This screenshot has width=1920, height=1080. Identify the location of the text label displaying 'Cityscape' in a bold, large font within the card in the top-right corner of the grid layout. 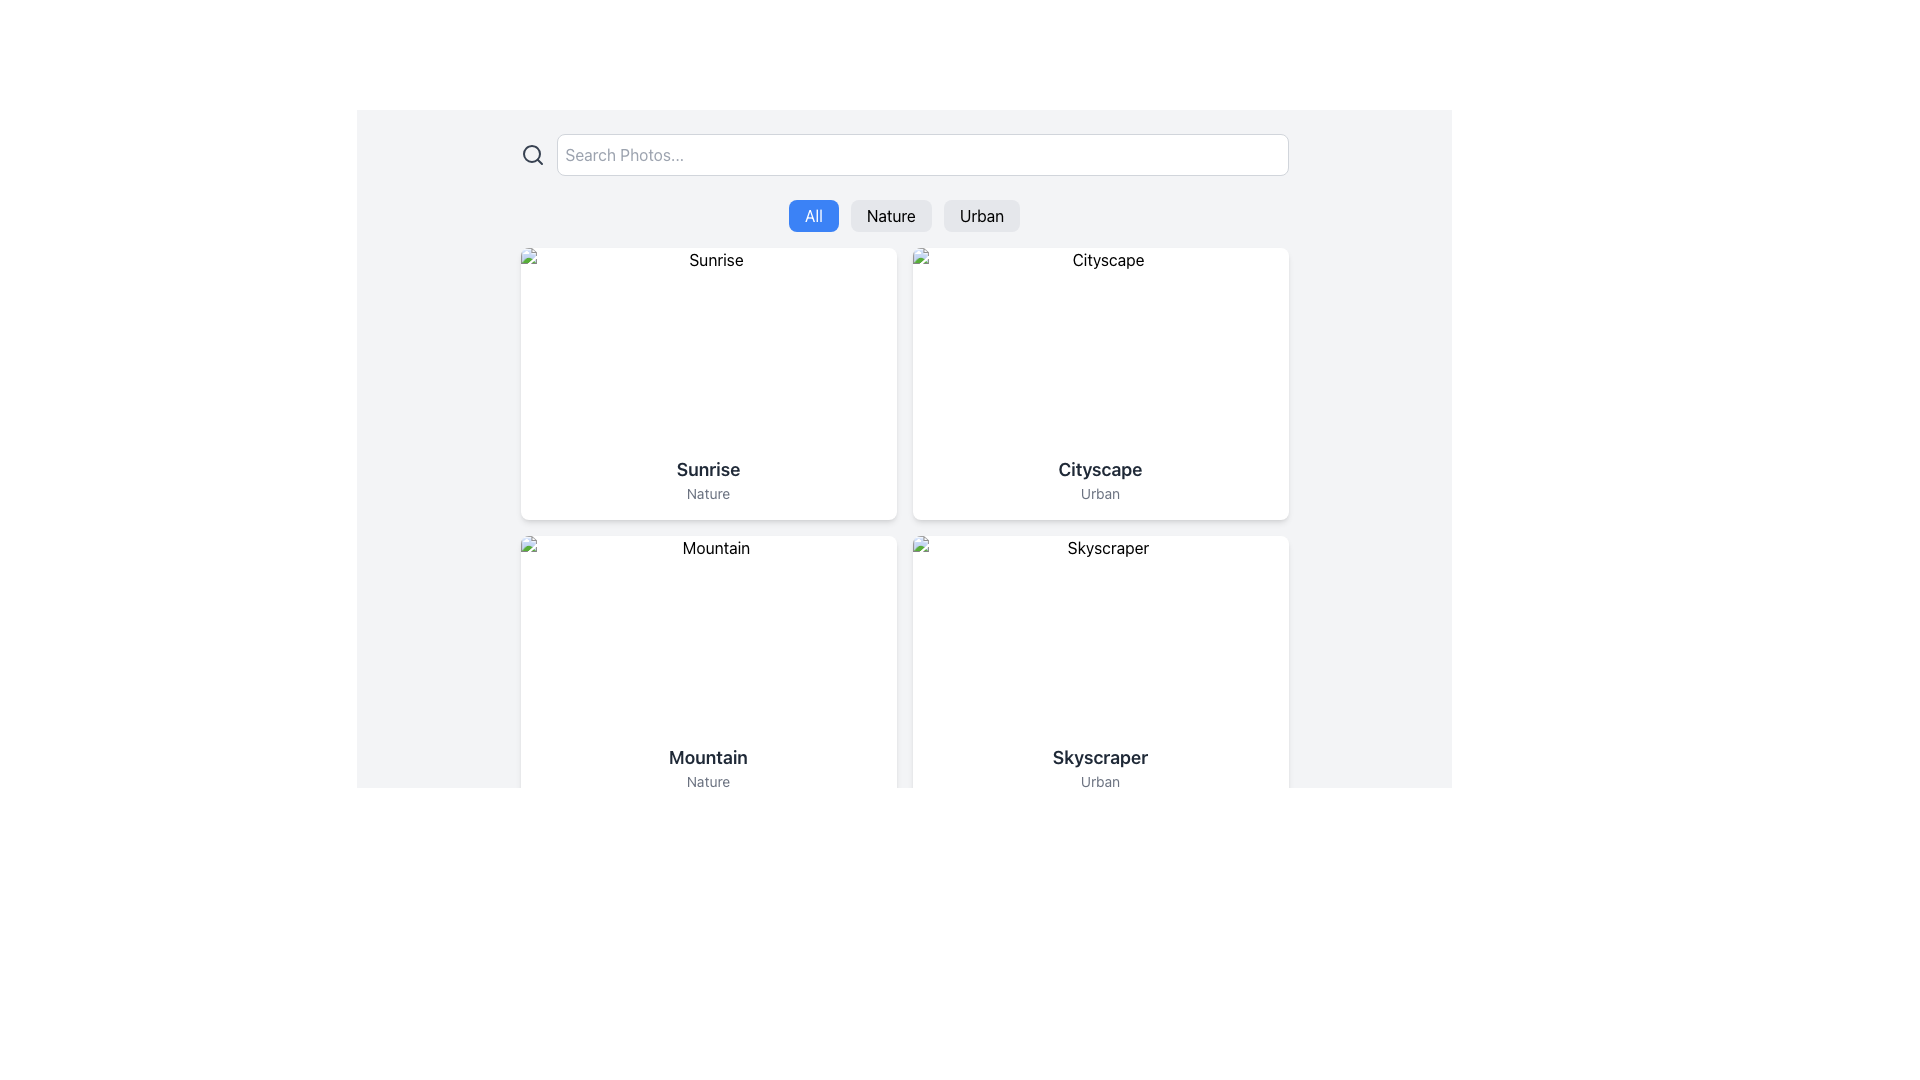
(1099, 470).